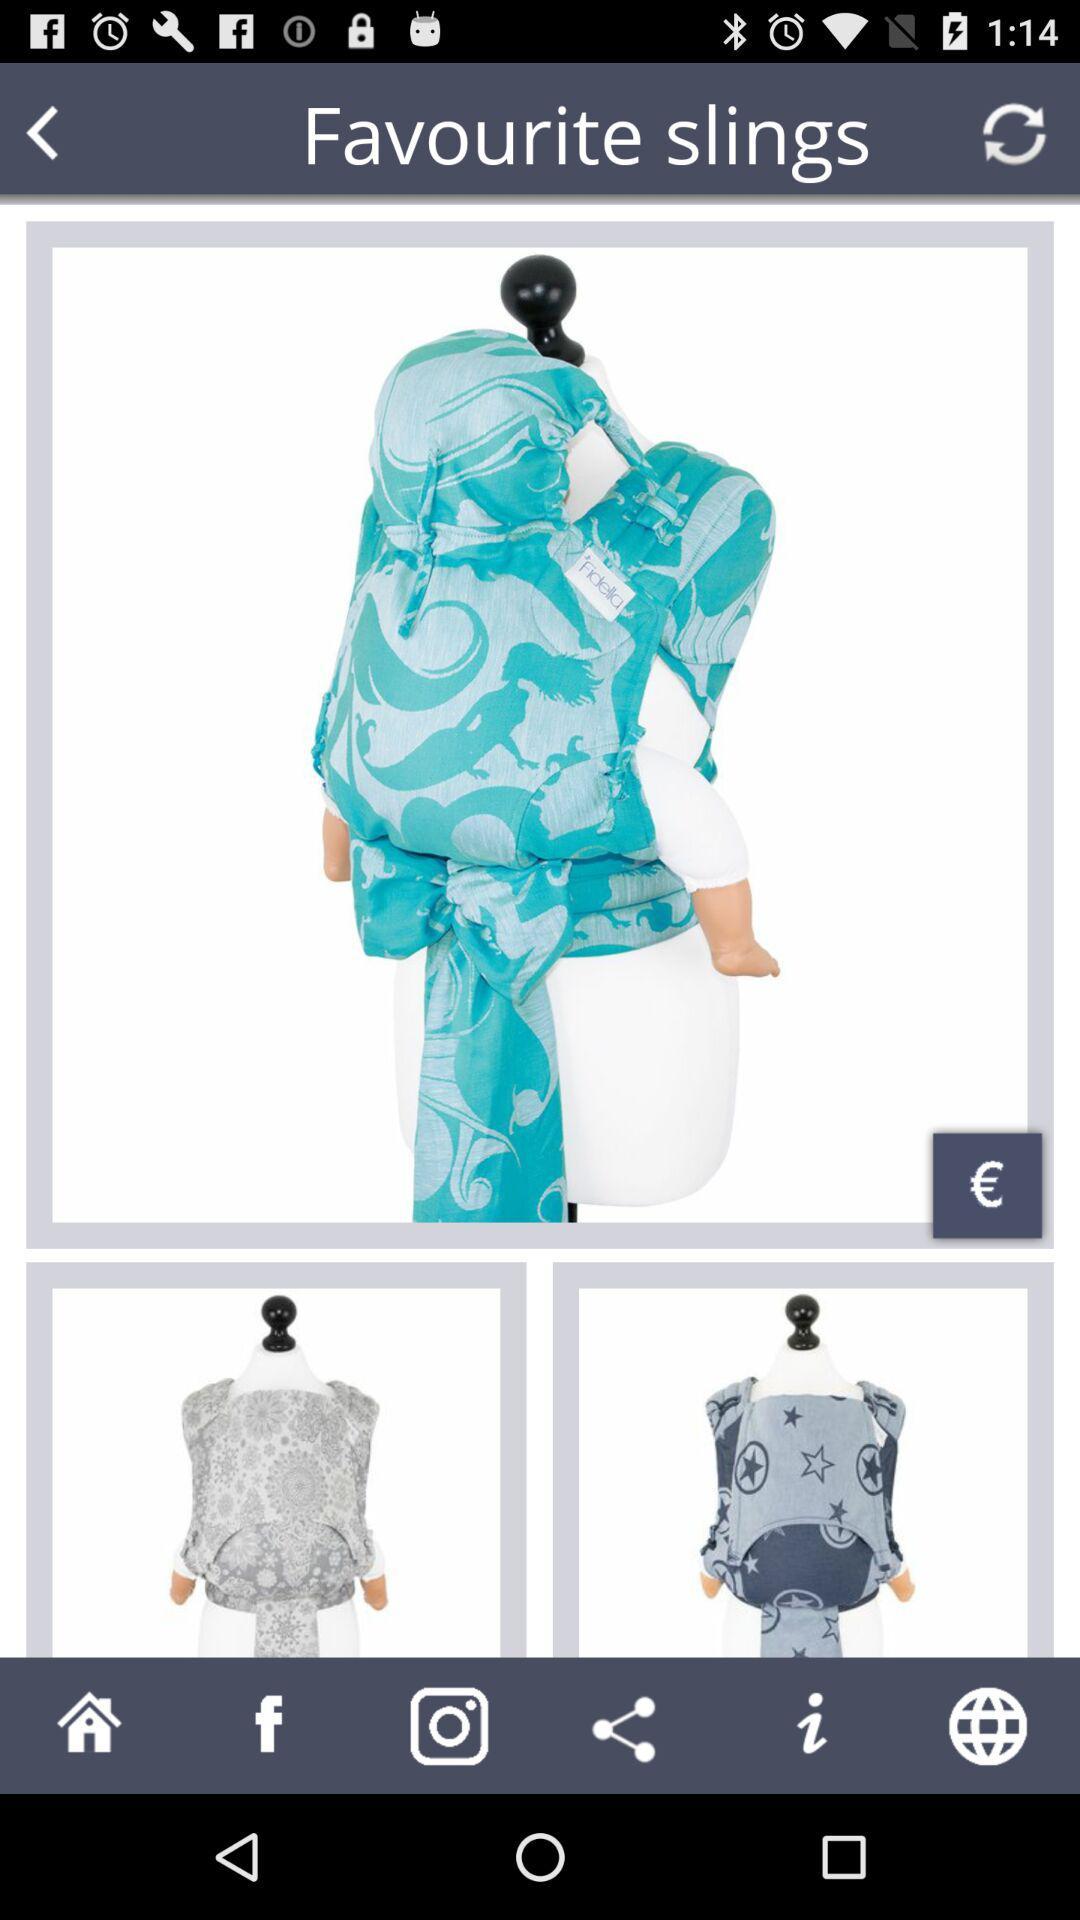 The image size is (1080, 1920). I want to click on web, so click(990, 1724).